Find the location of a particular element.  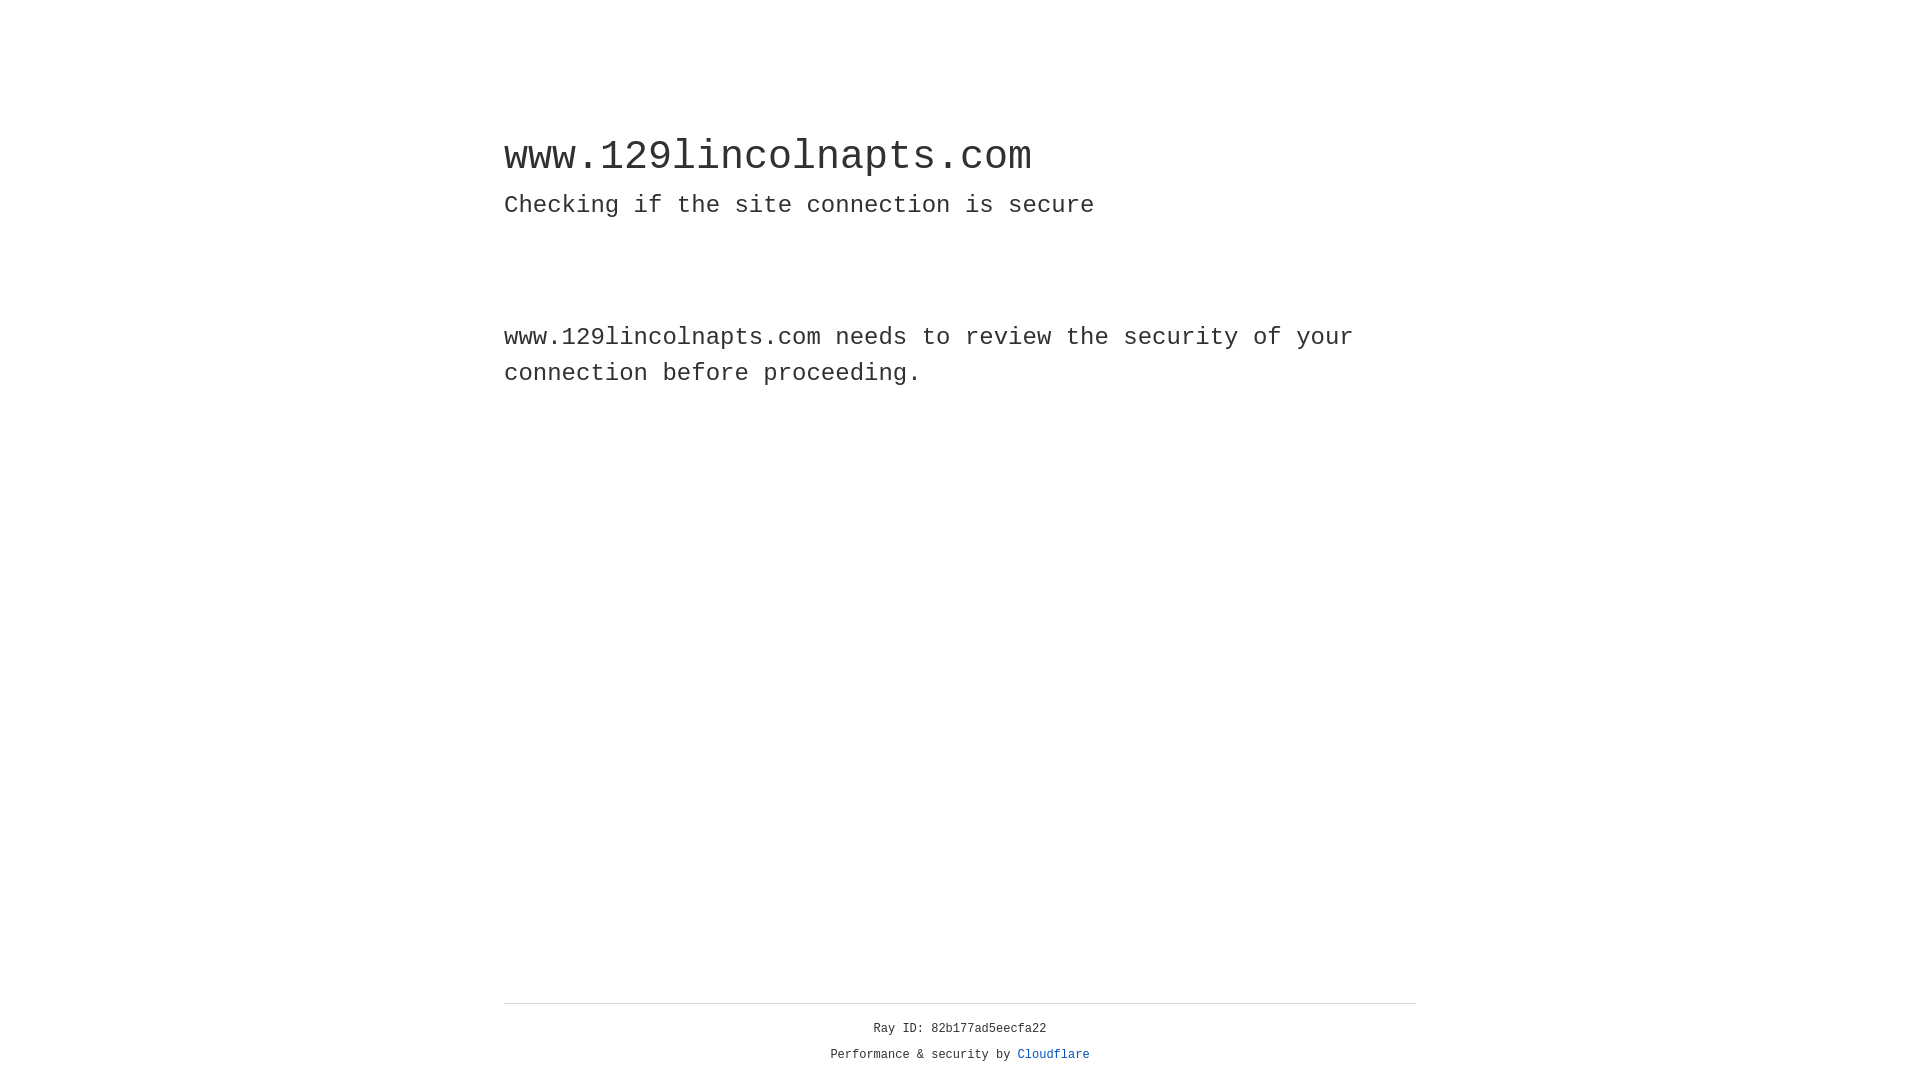

'Cloudflare' is located at coordinates (1053, 1054).